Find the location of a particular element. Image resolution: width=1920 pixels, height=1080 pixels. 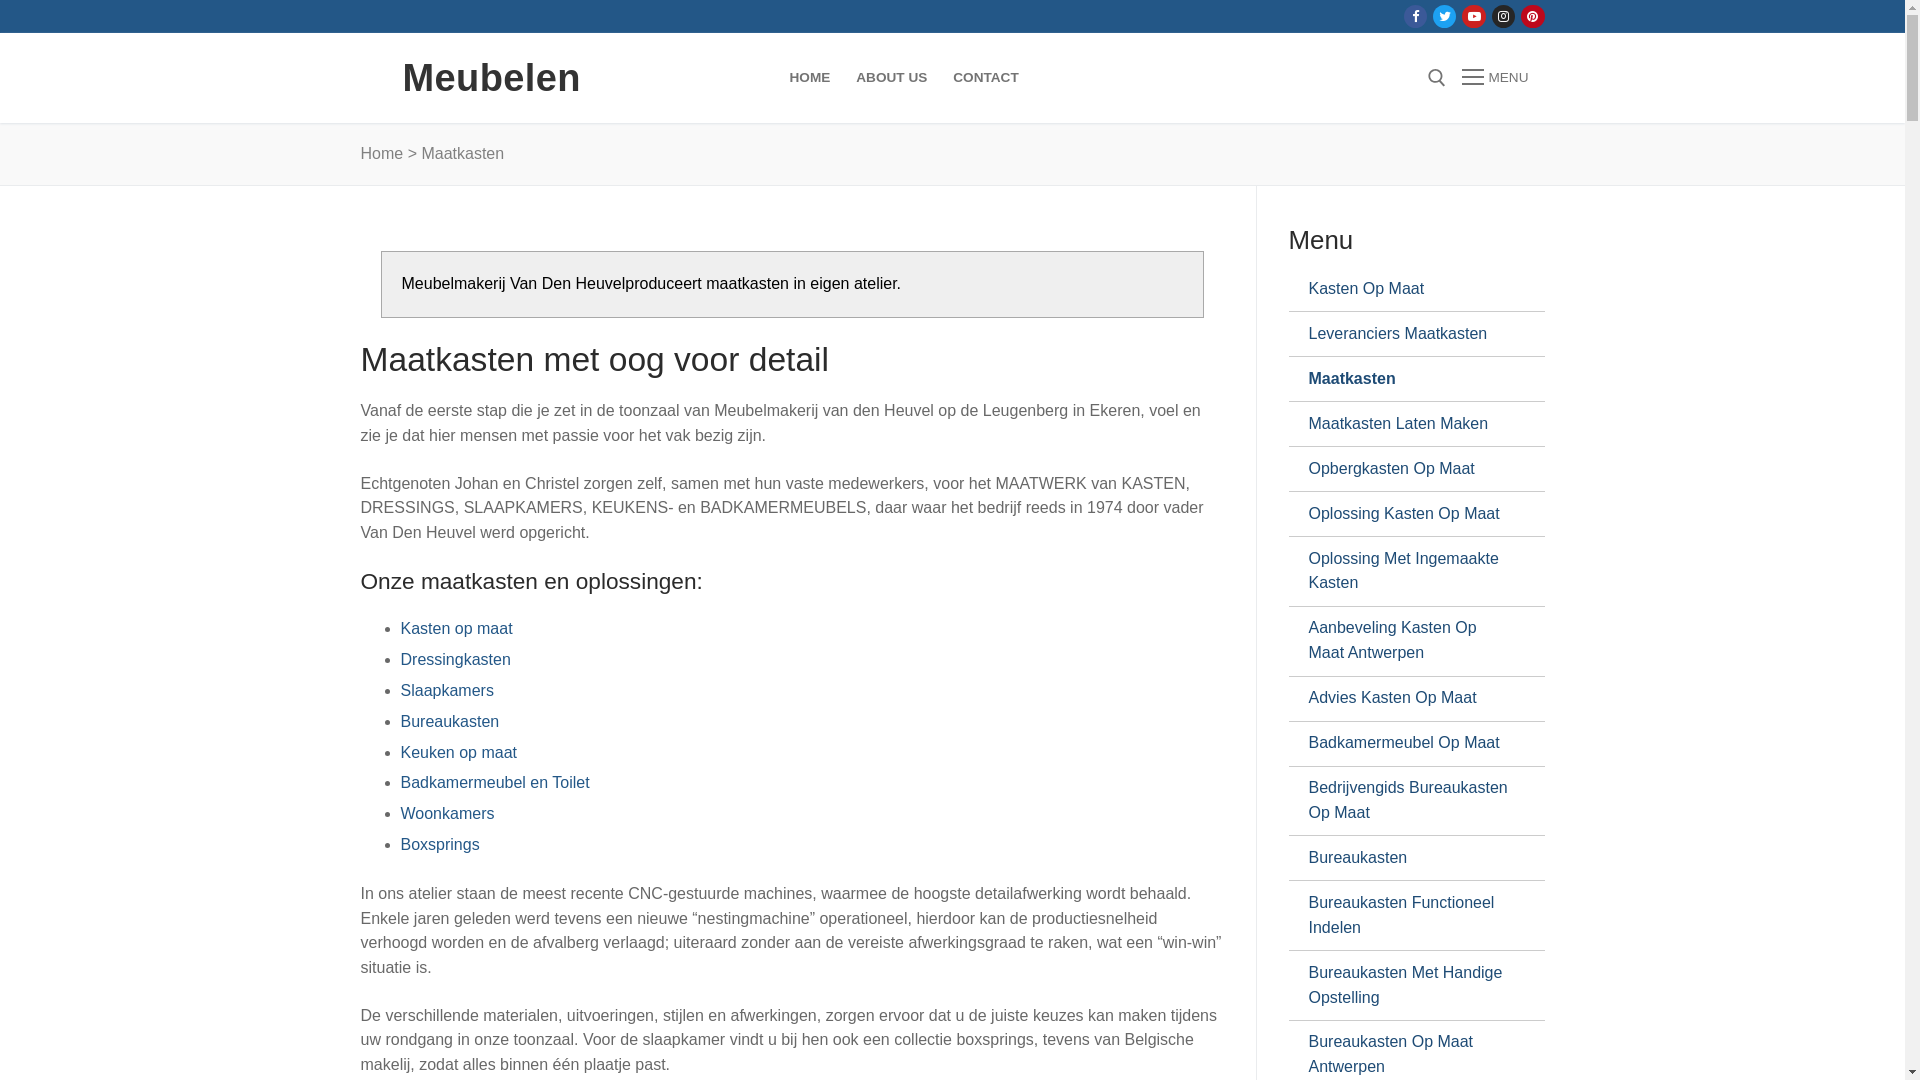

'HOME' is located at coordinates (775, 76).